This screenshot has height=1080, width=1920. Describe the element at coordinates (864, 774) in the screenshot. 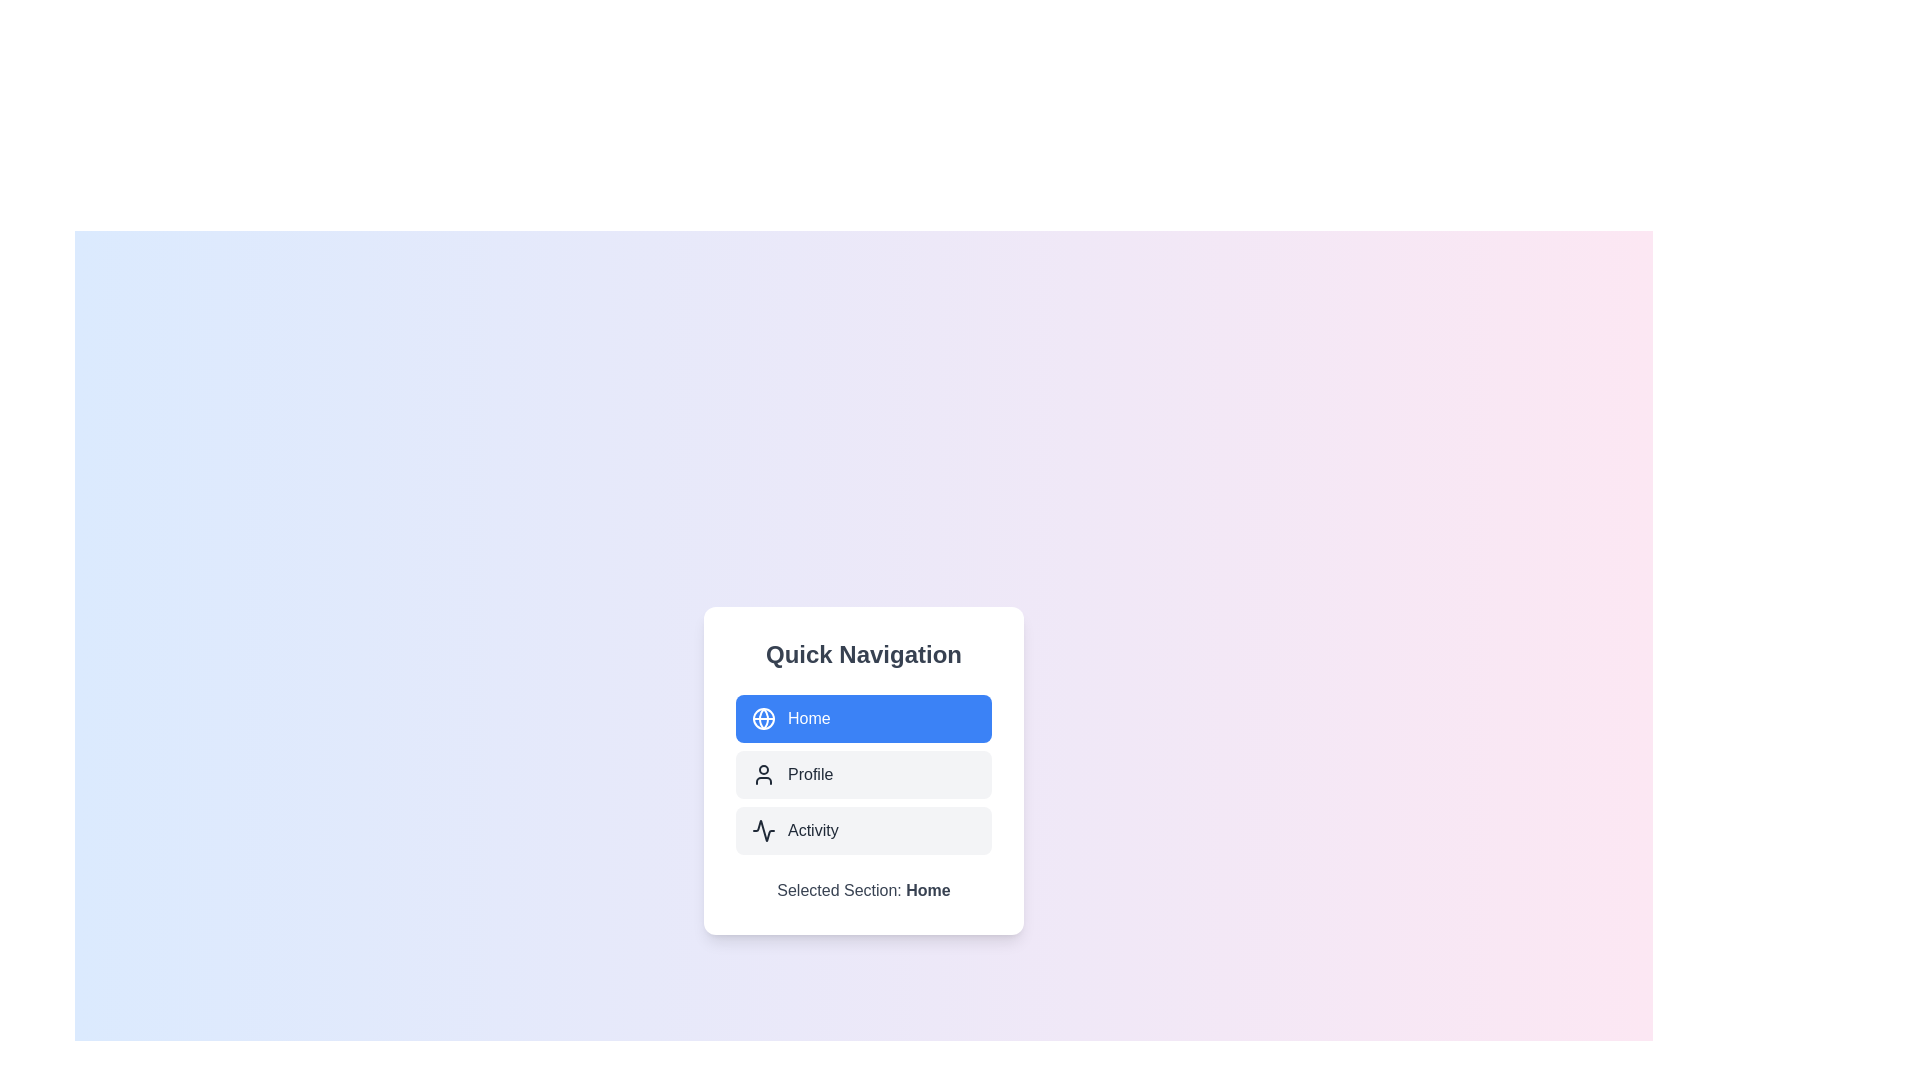

I see `the 'Profile' navigation button, which is the second button in the vertical stack within the 'Quick Navigation' card` at that location.